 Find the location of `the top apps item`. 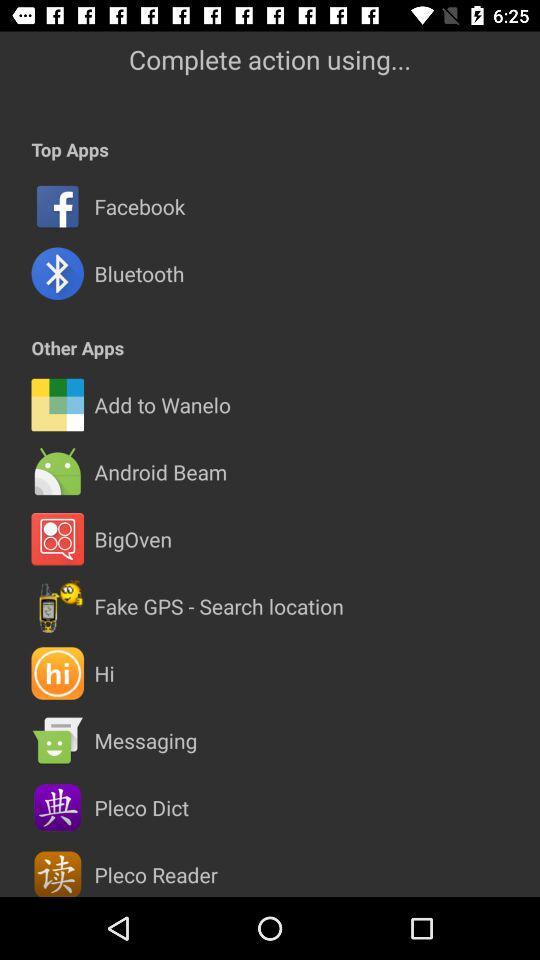

the top apps item is located at coordinates (69, 148).